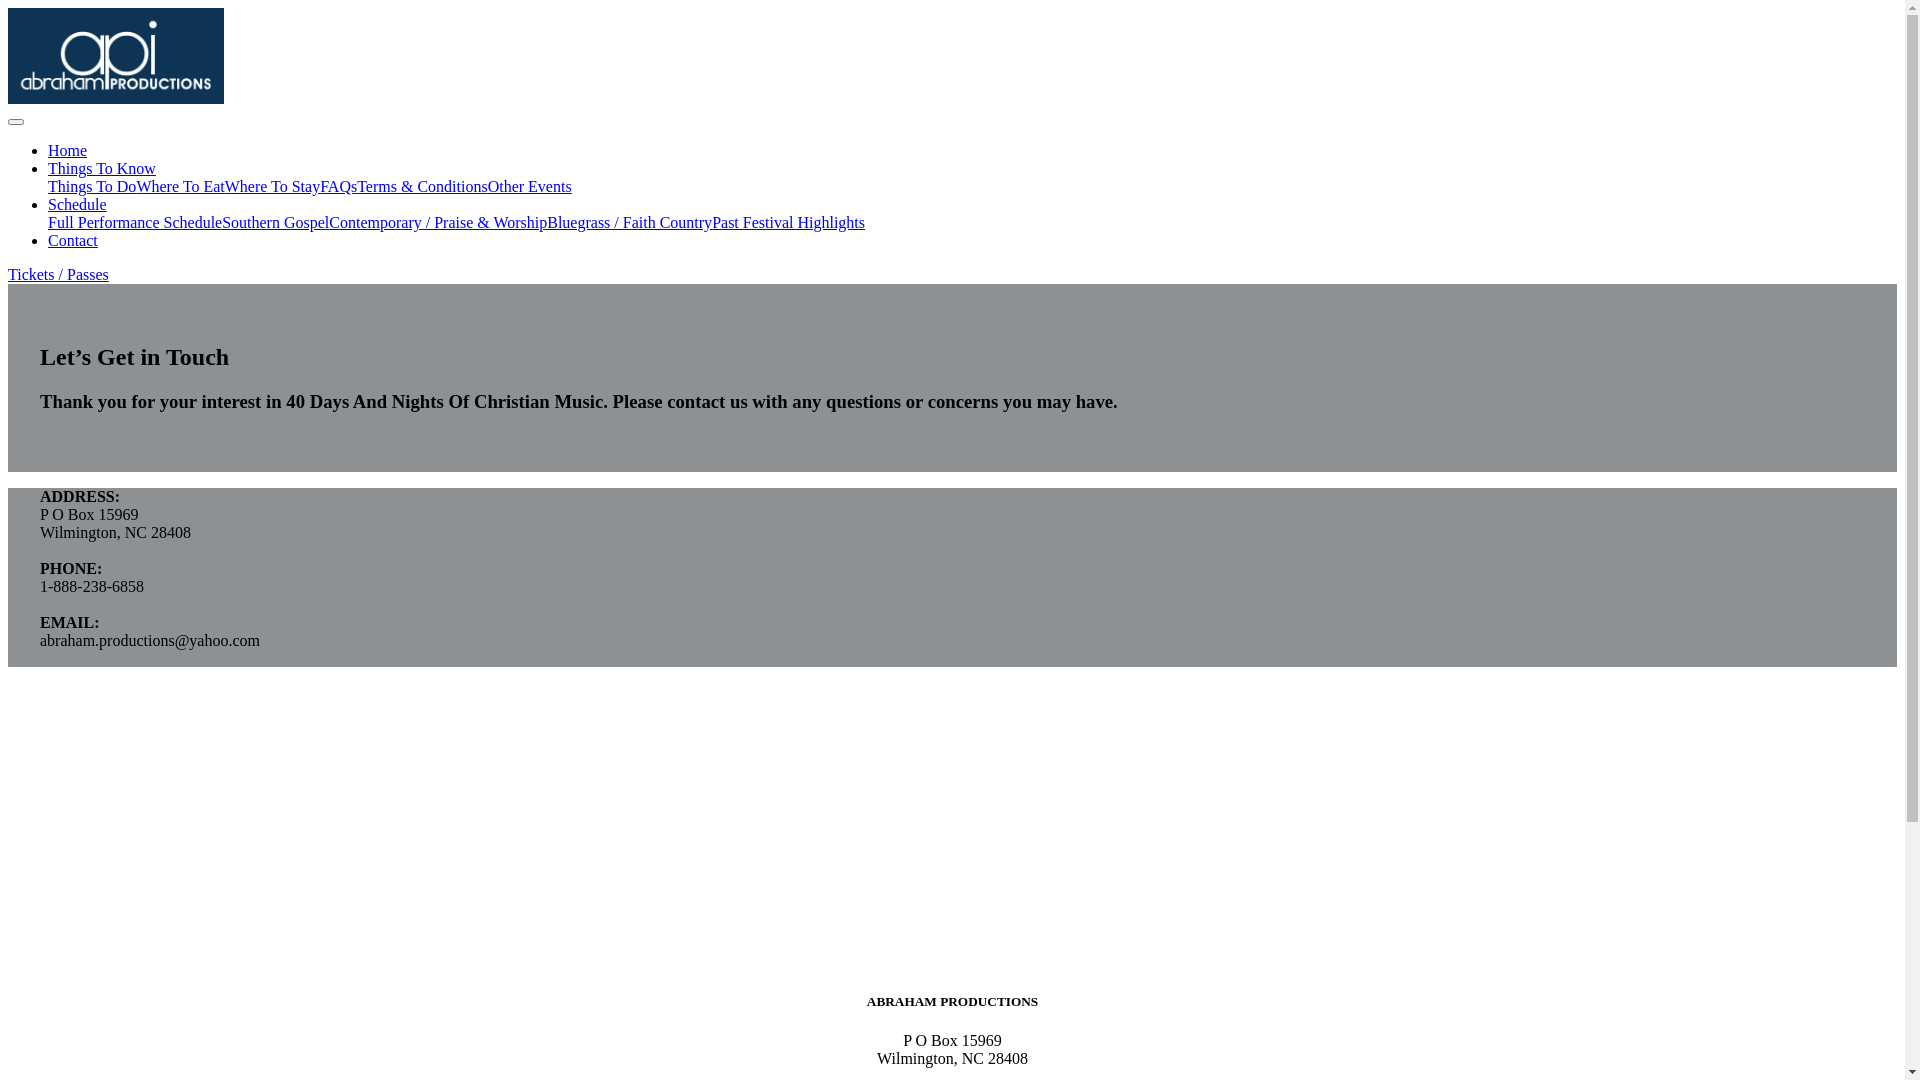  Describe the element at coordinates (529, 186) in the screenshot. I see `'Other Events'` at that location.